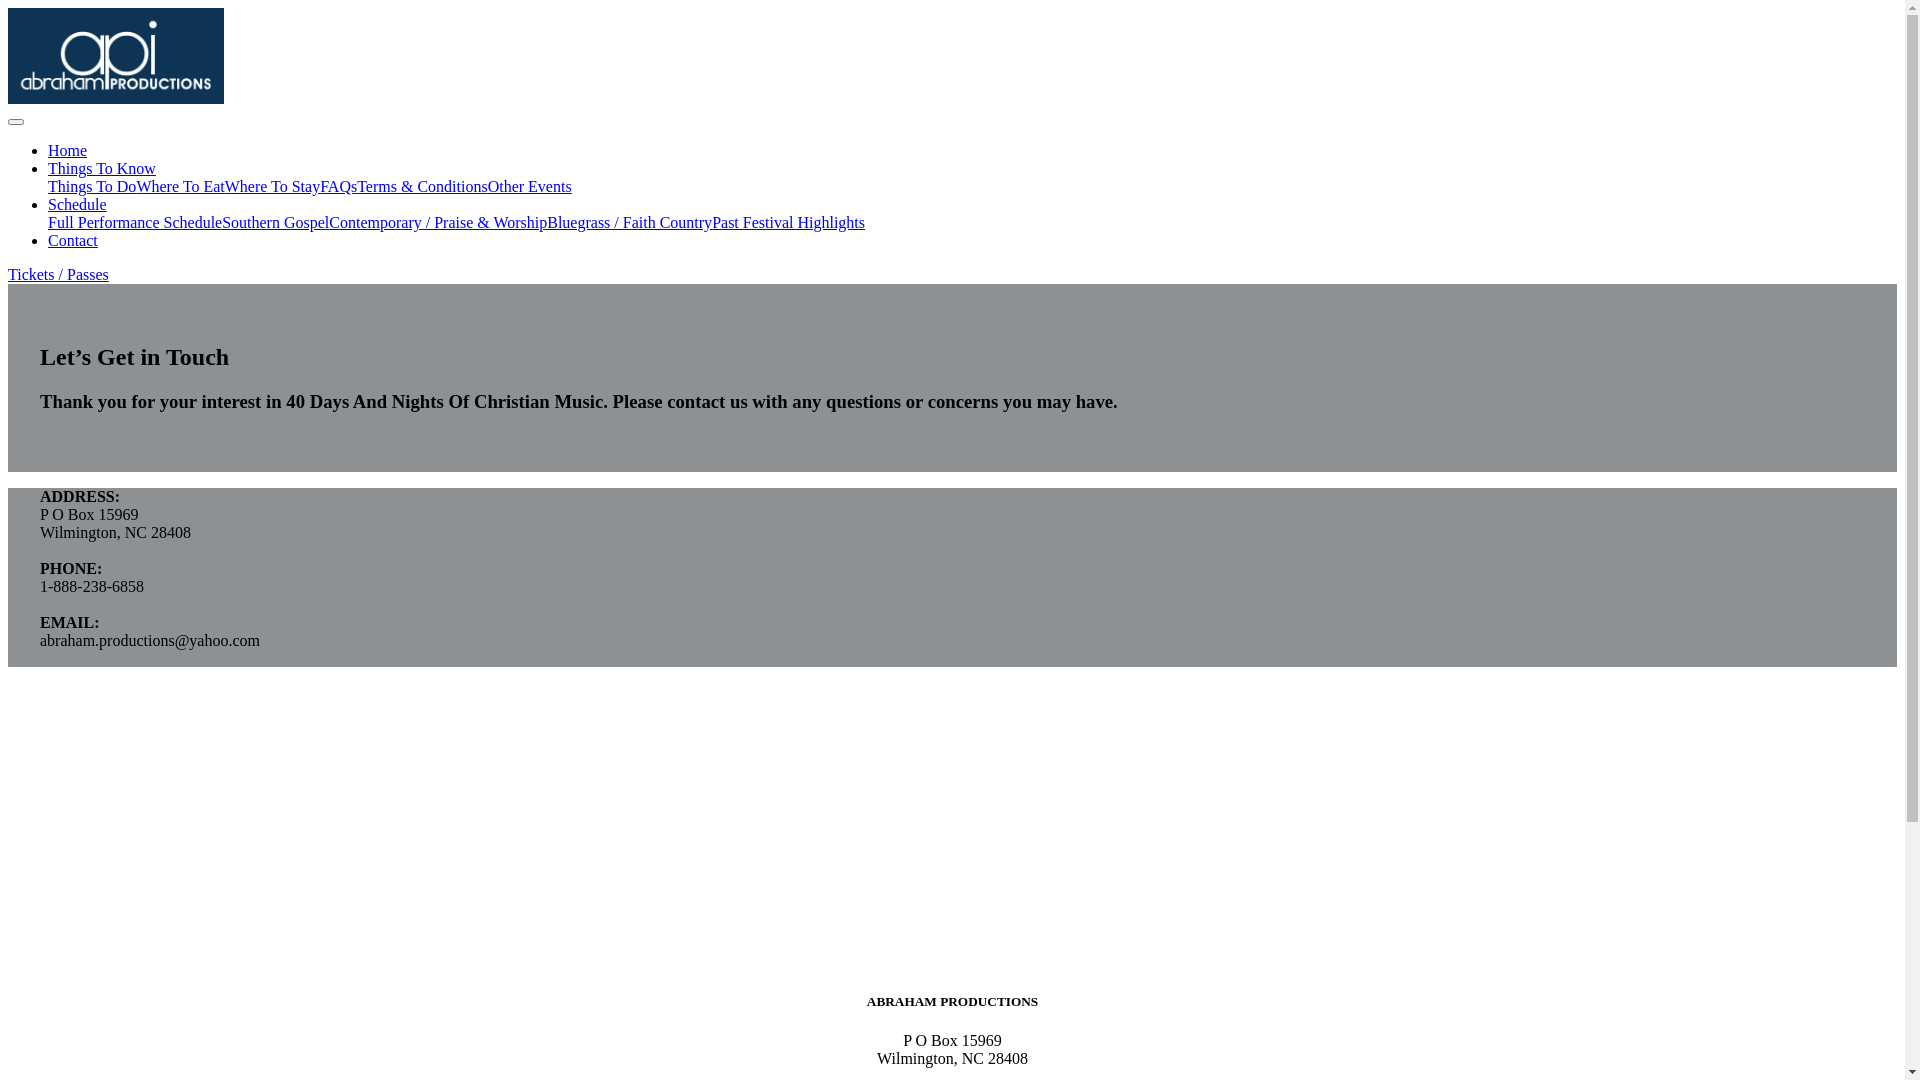  Describe the element at coordinates (529, 186) in the screenshot. I see `'Other Events'` at that location.